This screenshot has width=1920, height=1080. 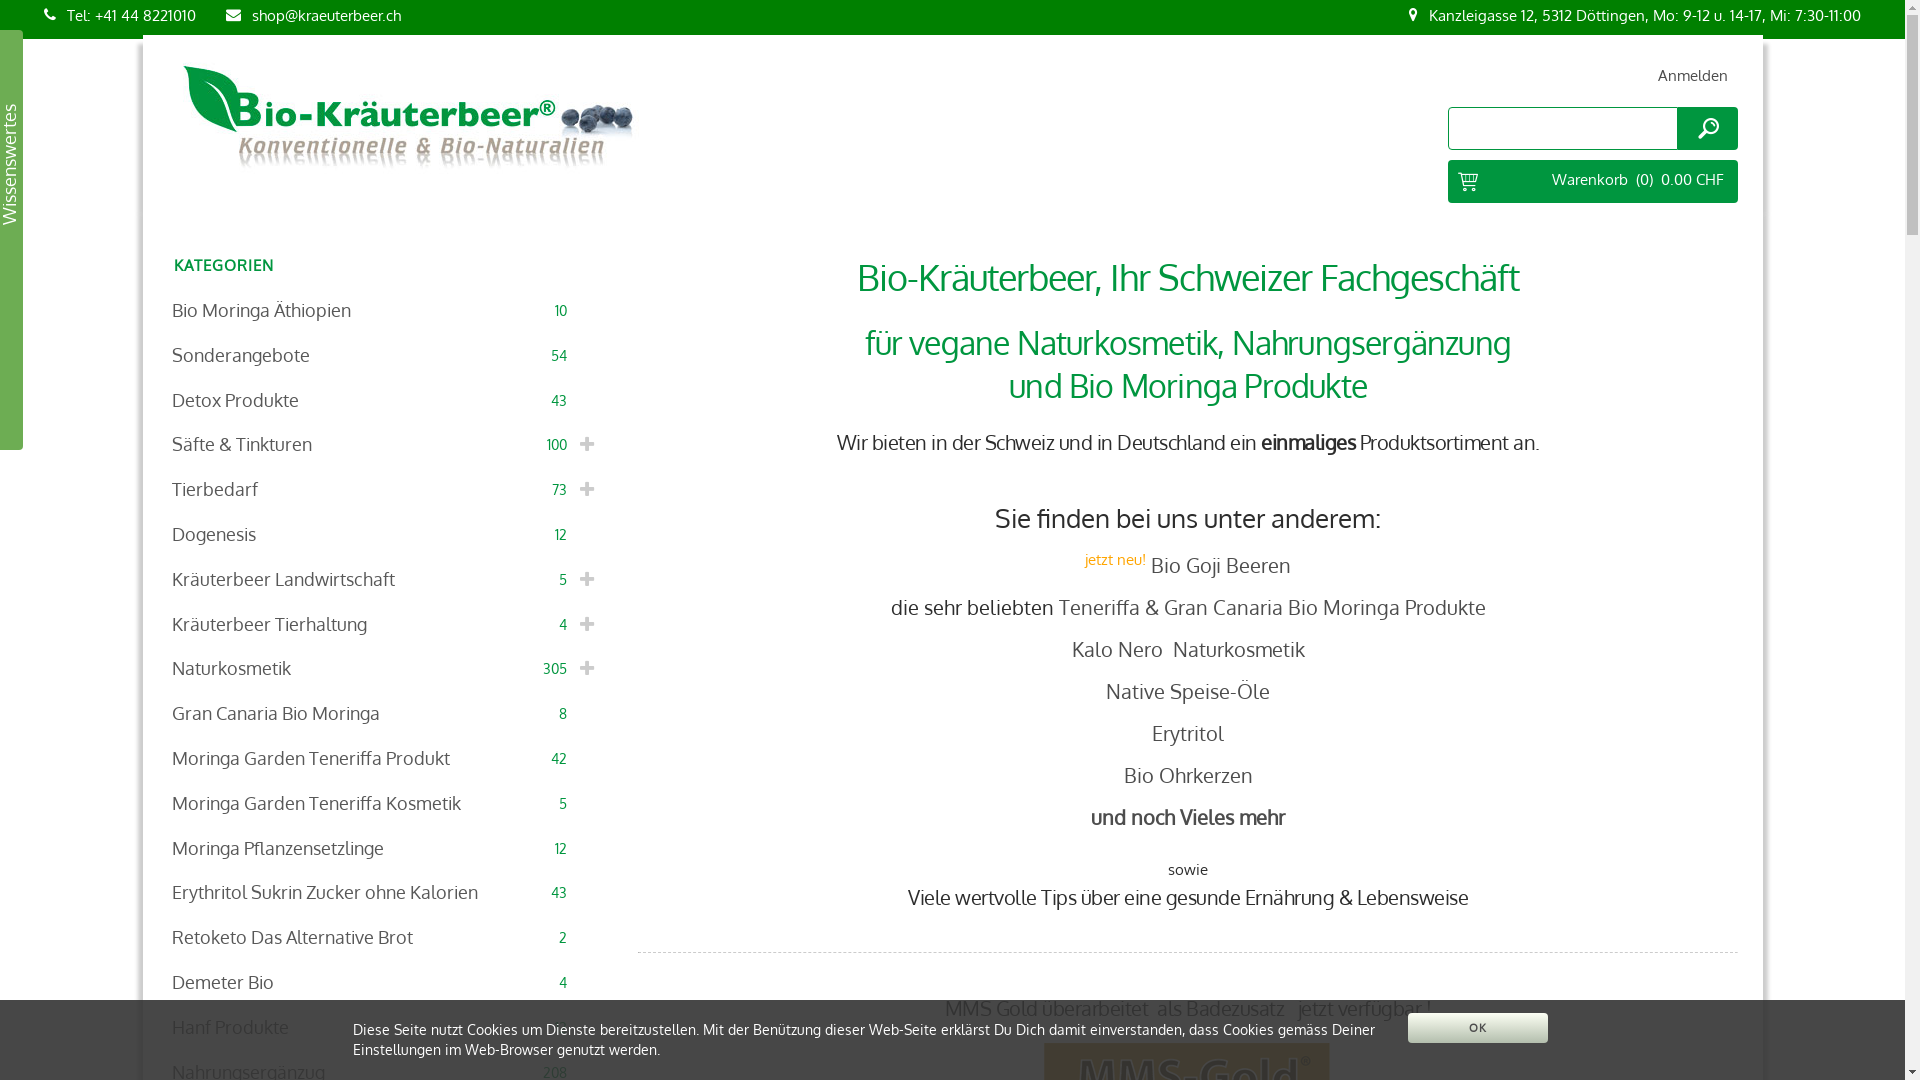 I want to click on 'Moringa Pflanzensetzlinge, so click(x=387, y=848).